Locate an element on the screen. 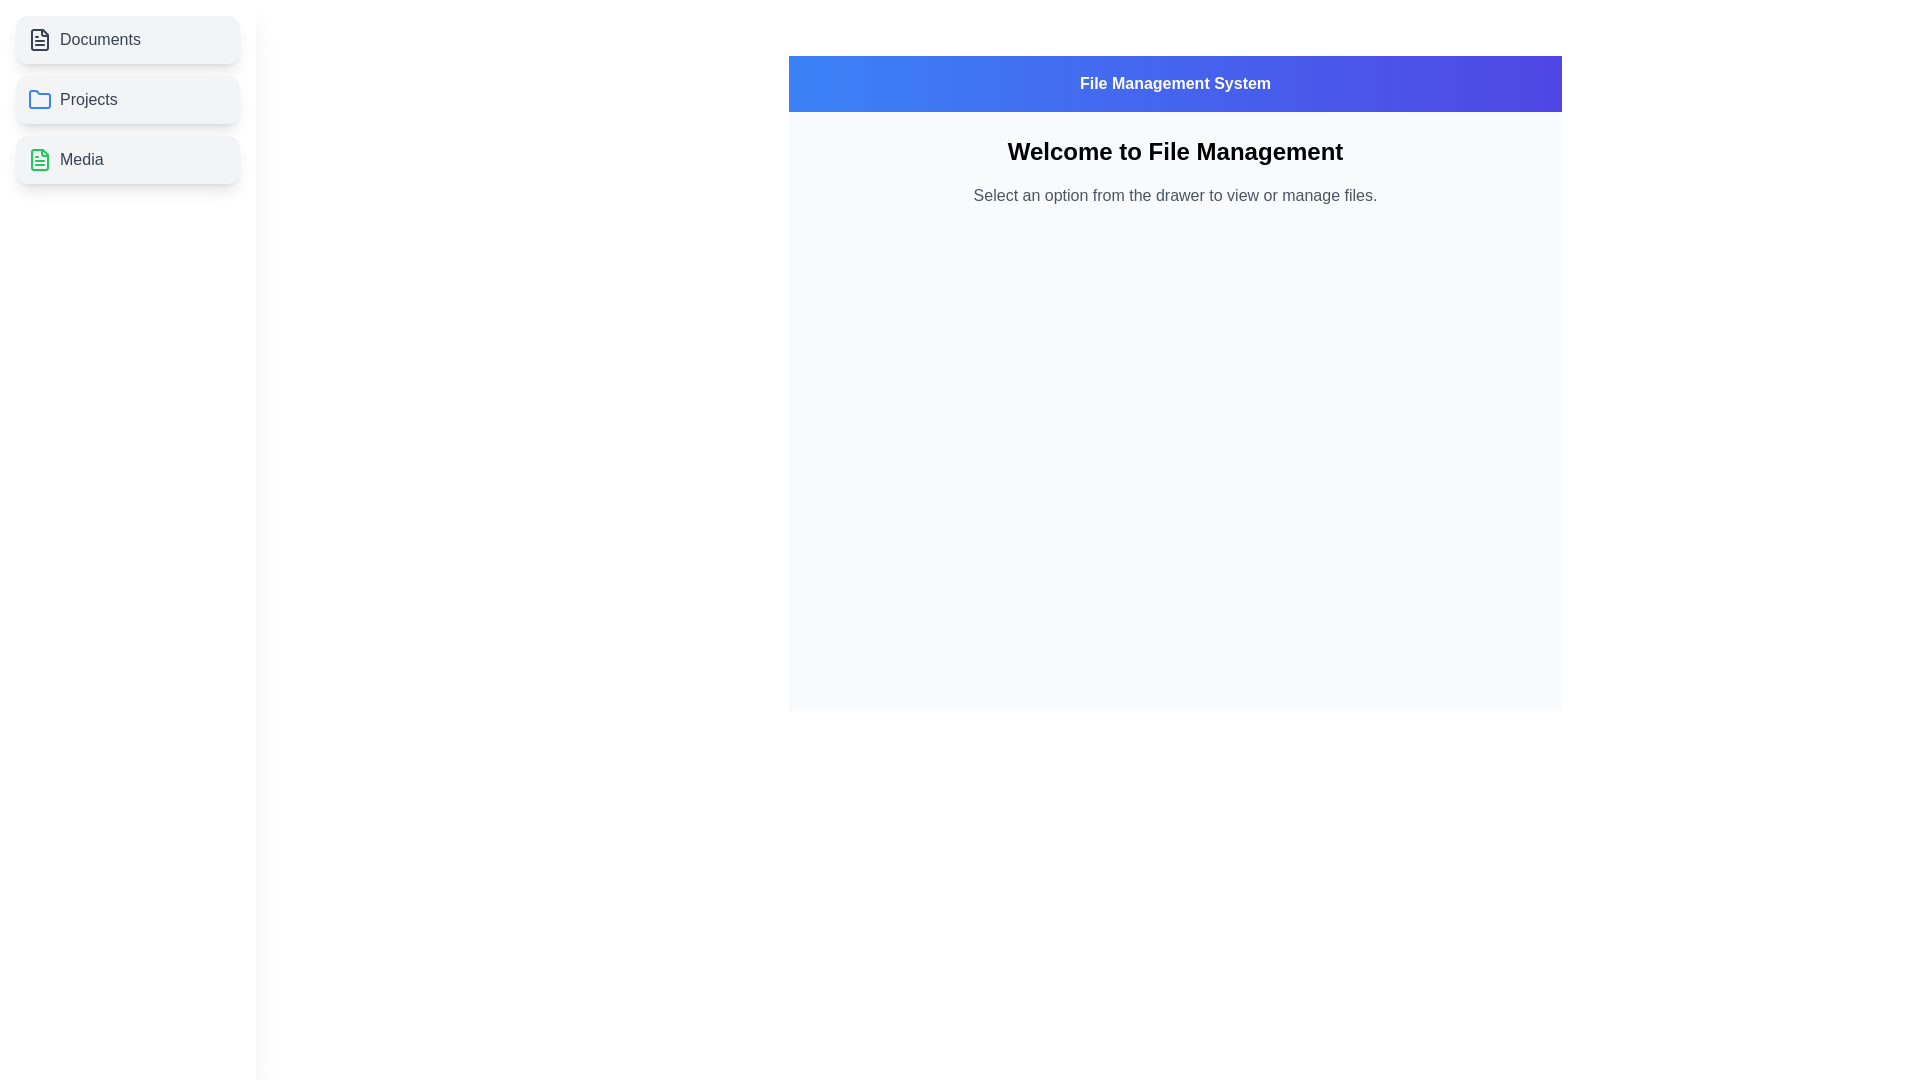 This screenshot has height=1080, width=1920. the file category Documents by clicking on its respective list item is located at coordinates (127, 39).